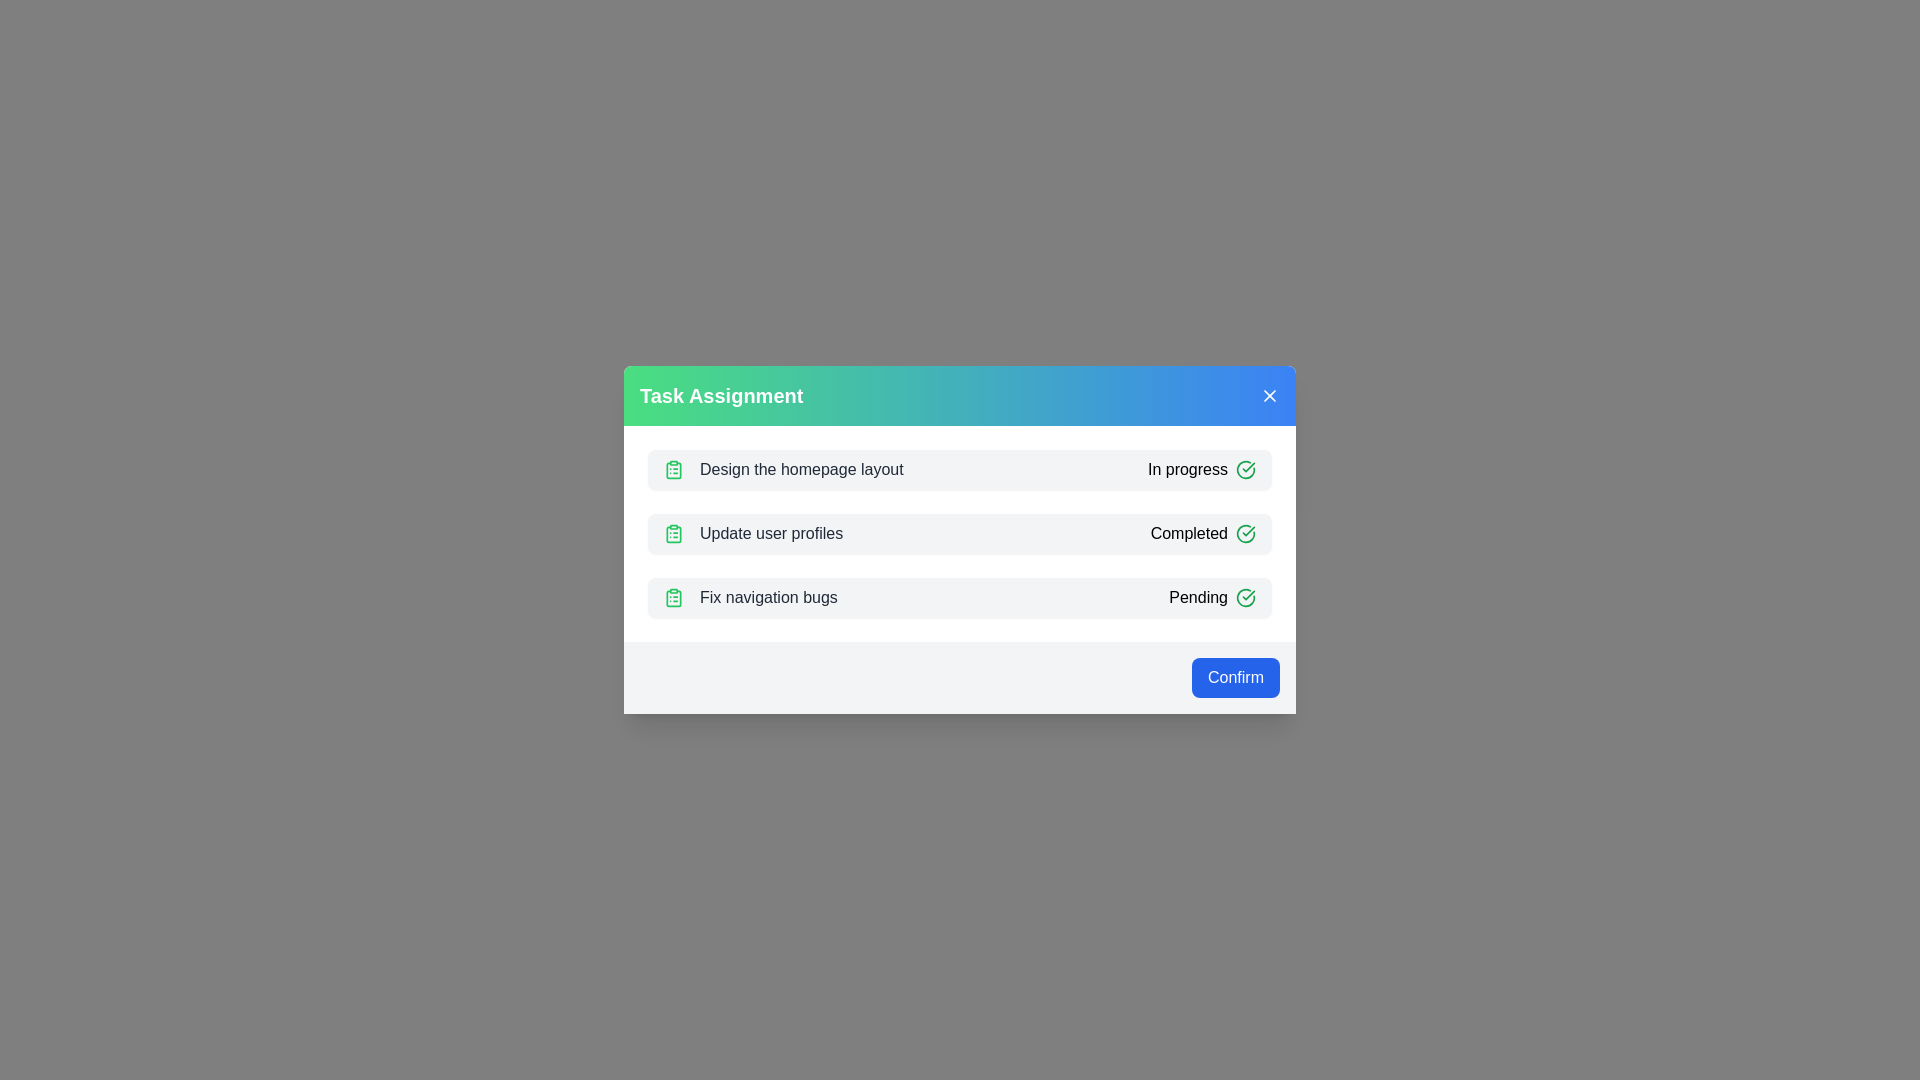  What do you see at coordinates (673, 470) in the screenshot?
I see `the green-styled clipboard icon next to the text 'Design the homepage layout'` at bounding box center [673, 470].